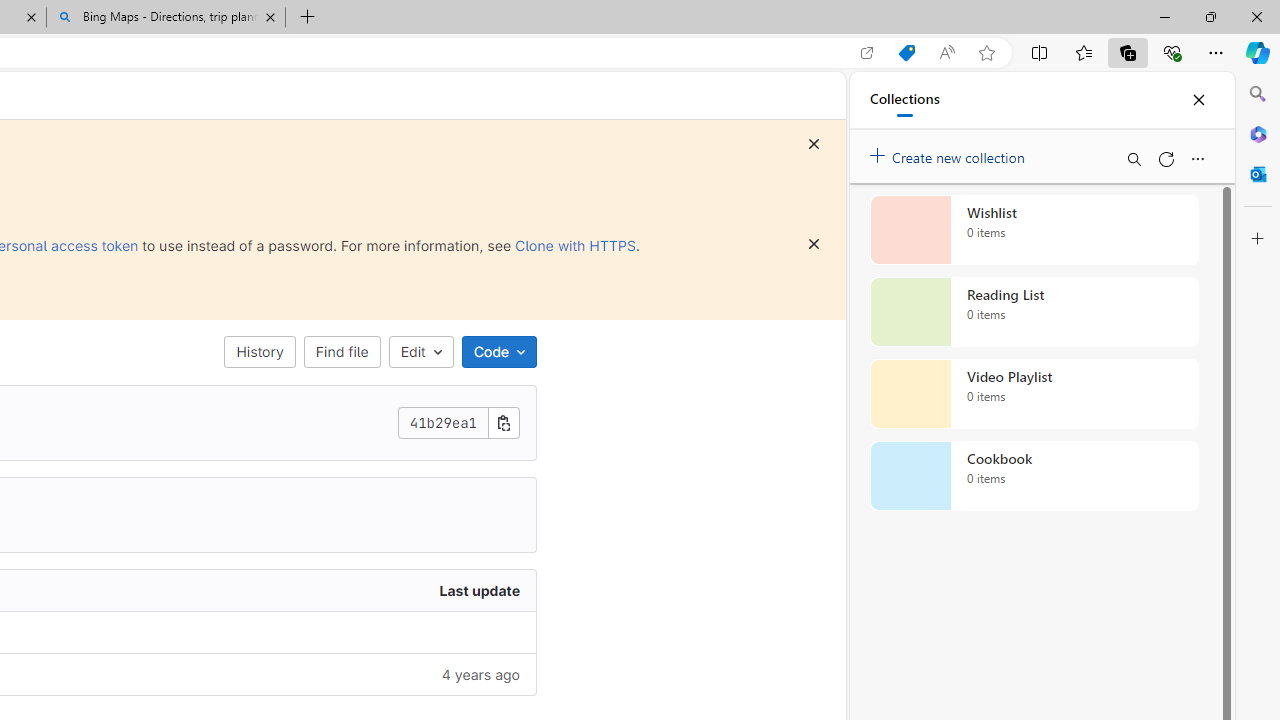 The image size is (1280, 720). What do you see at coordinates (574, 244) in the screenshot?
I see `'Clone with HTTPS'` at bounding box center [574, 244].